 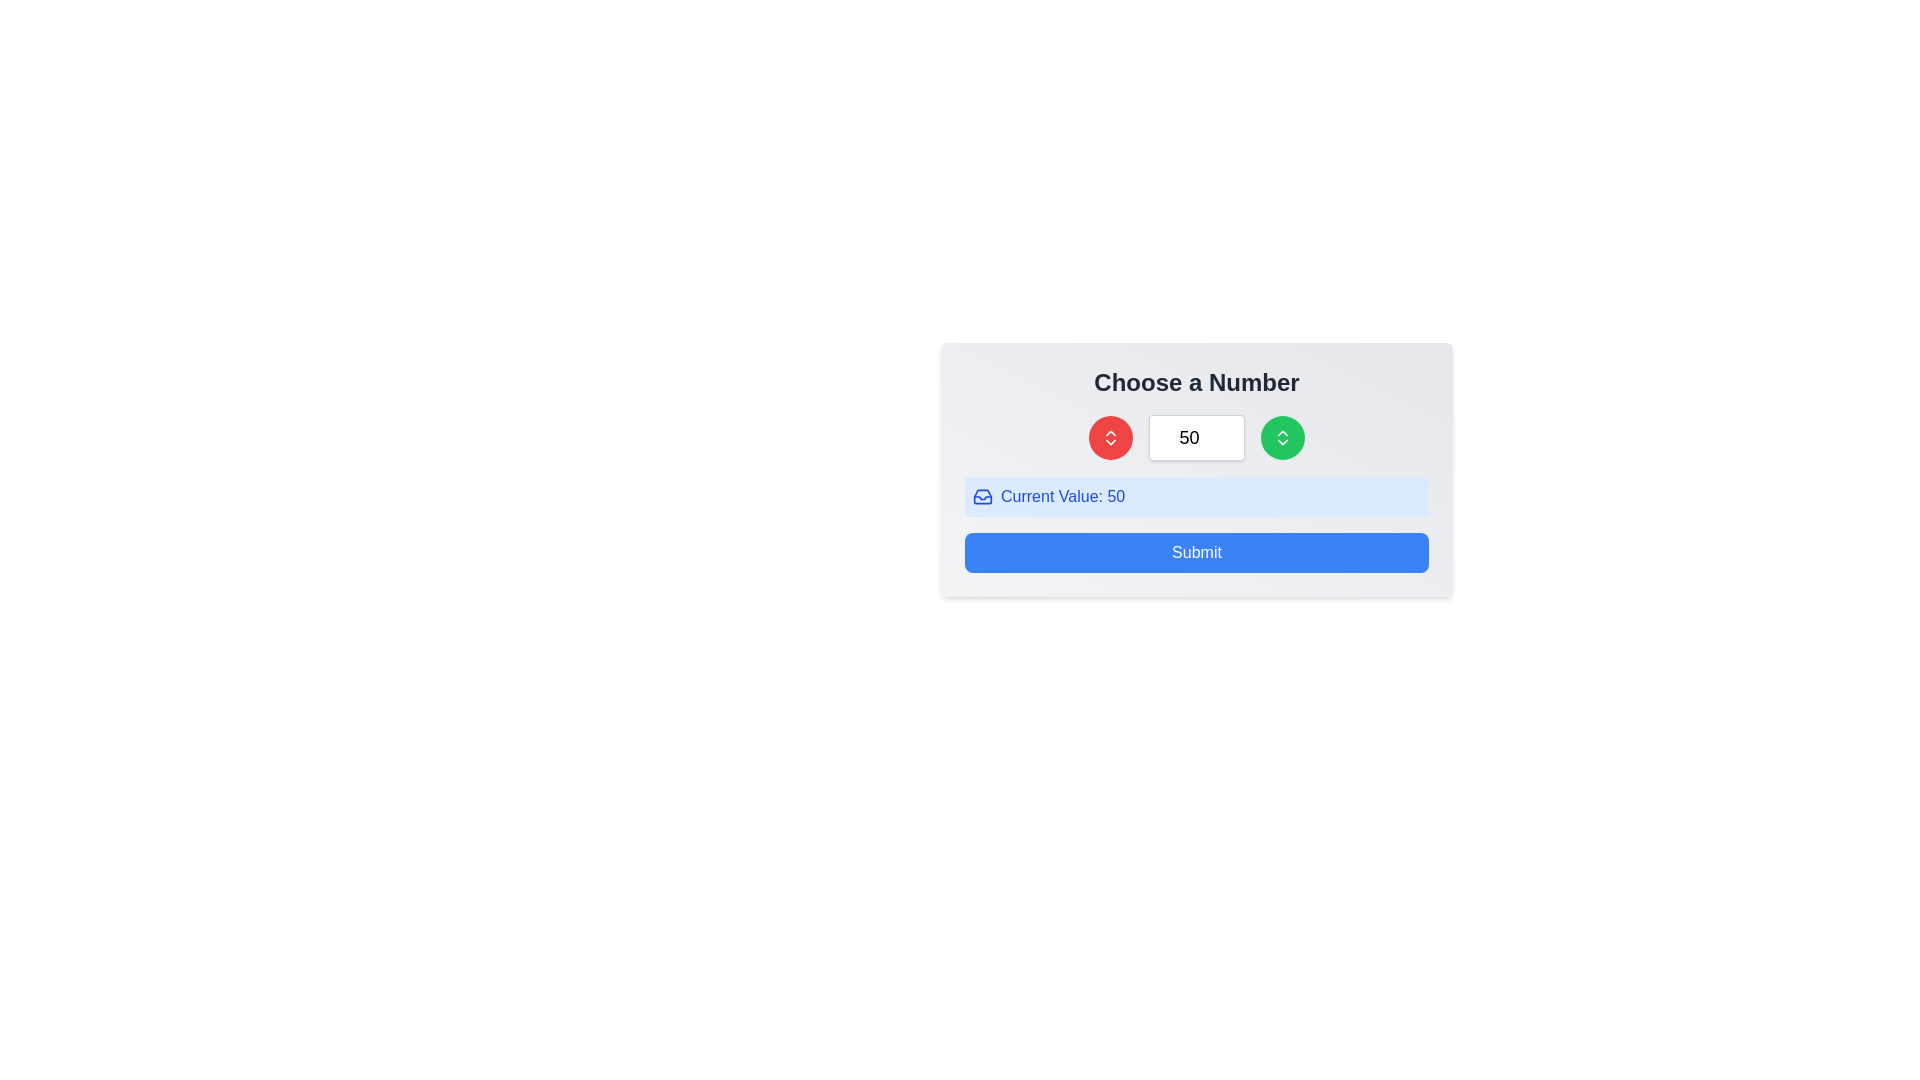 What do you see at coordinates (1196, 496) in the screenshot?
I see `the Informational display panel that shows the current selected value of the associated number input, positioned directly above the 'Submit' button` at bounding box center [1196, 496].